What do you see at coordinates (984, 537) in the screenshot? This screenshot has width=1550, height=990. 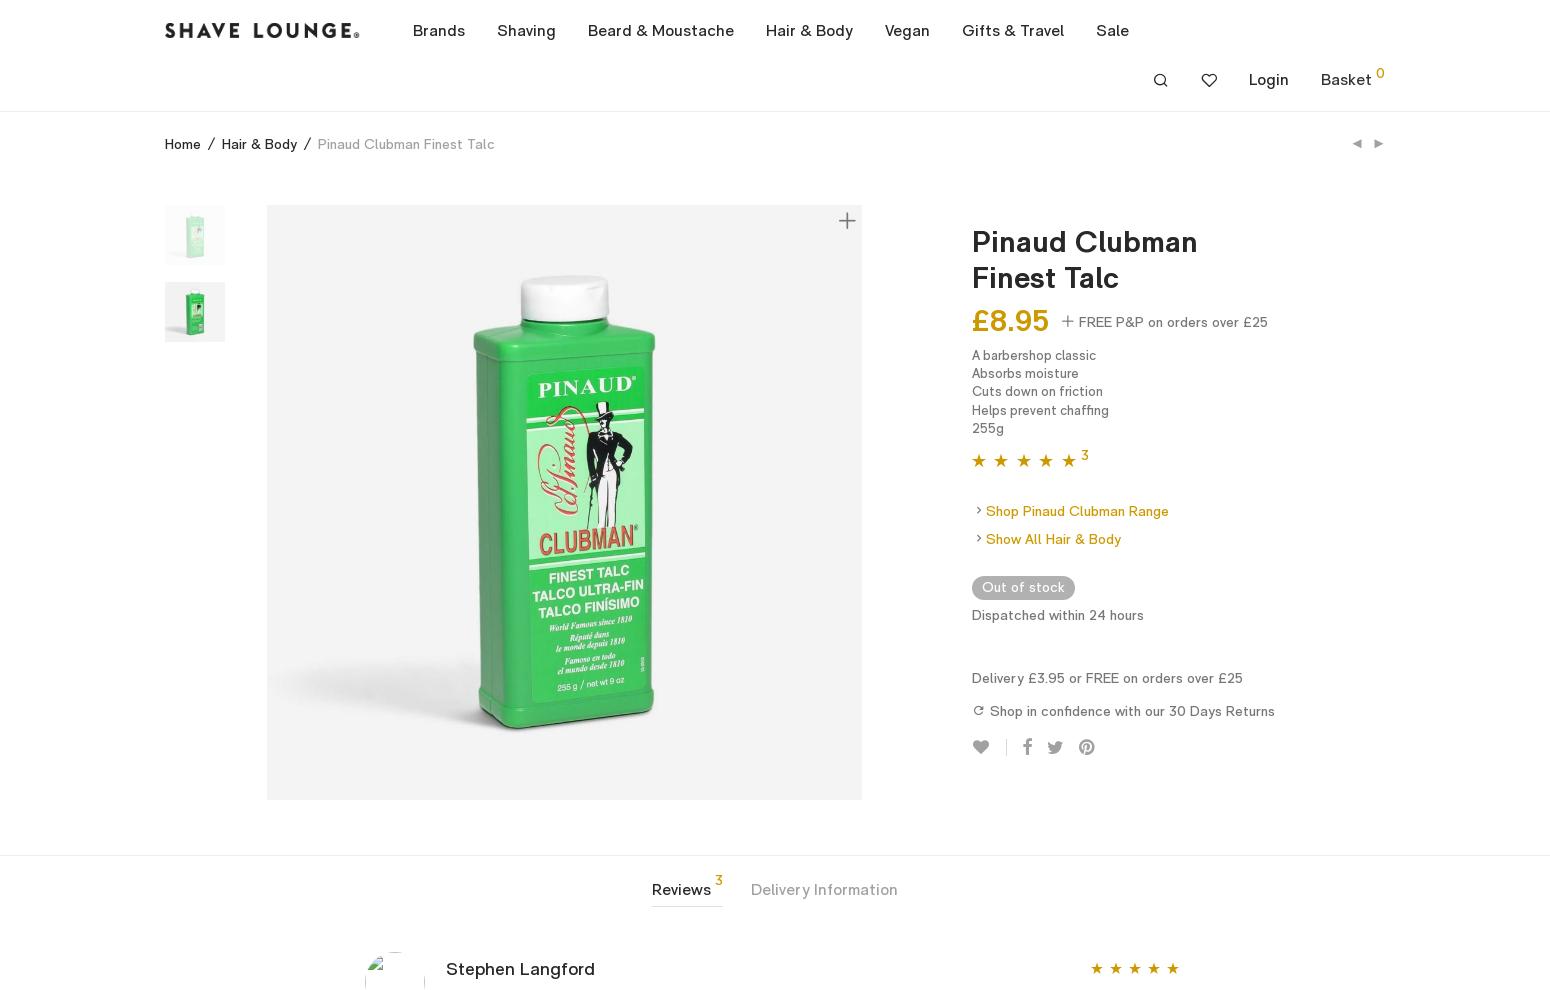 I see `'Show All Hair & Body'` at bounding box center [984, 537].